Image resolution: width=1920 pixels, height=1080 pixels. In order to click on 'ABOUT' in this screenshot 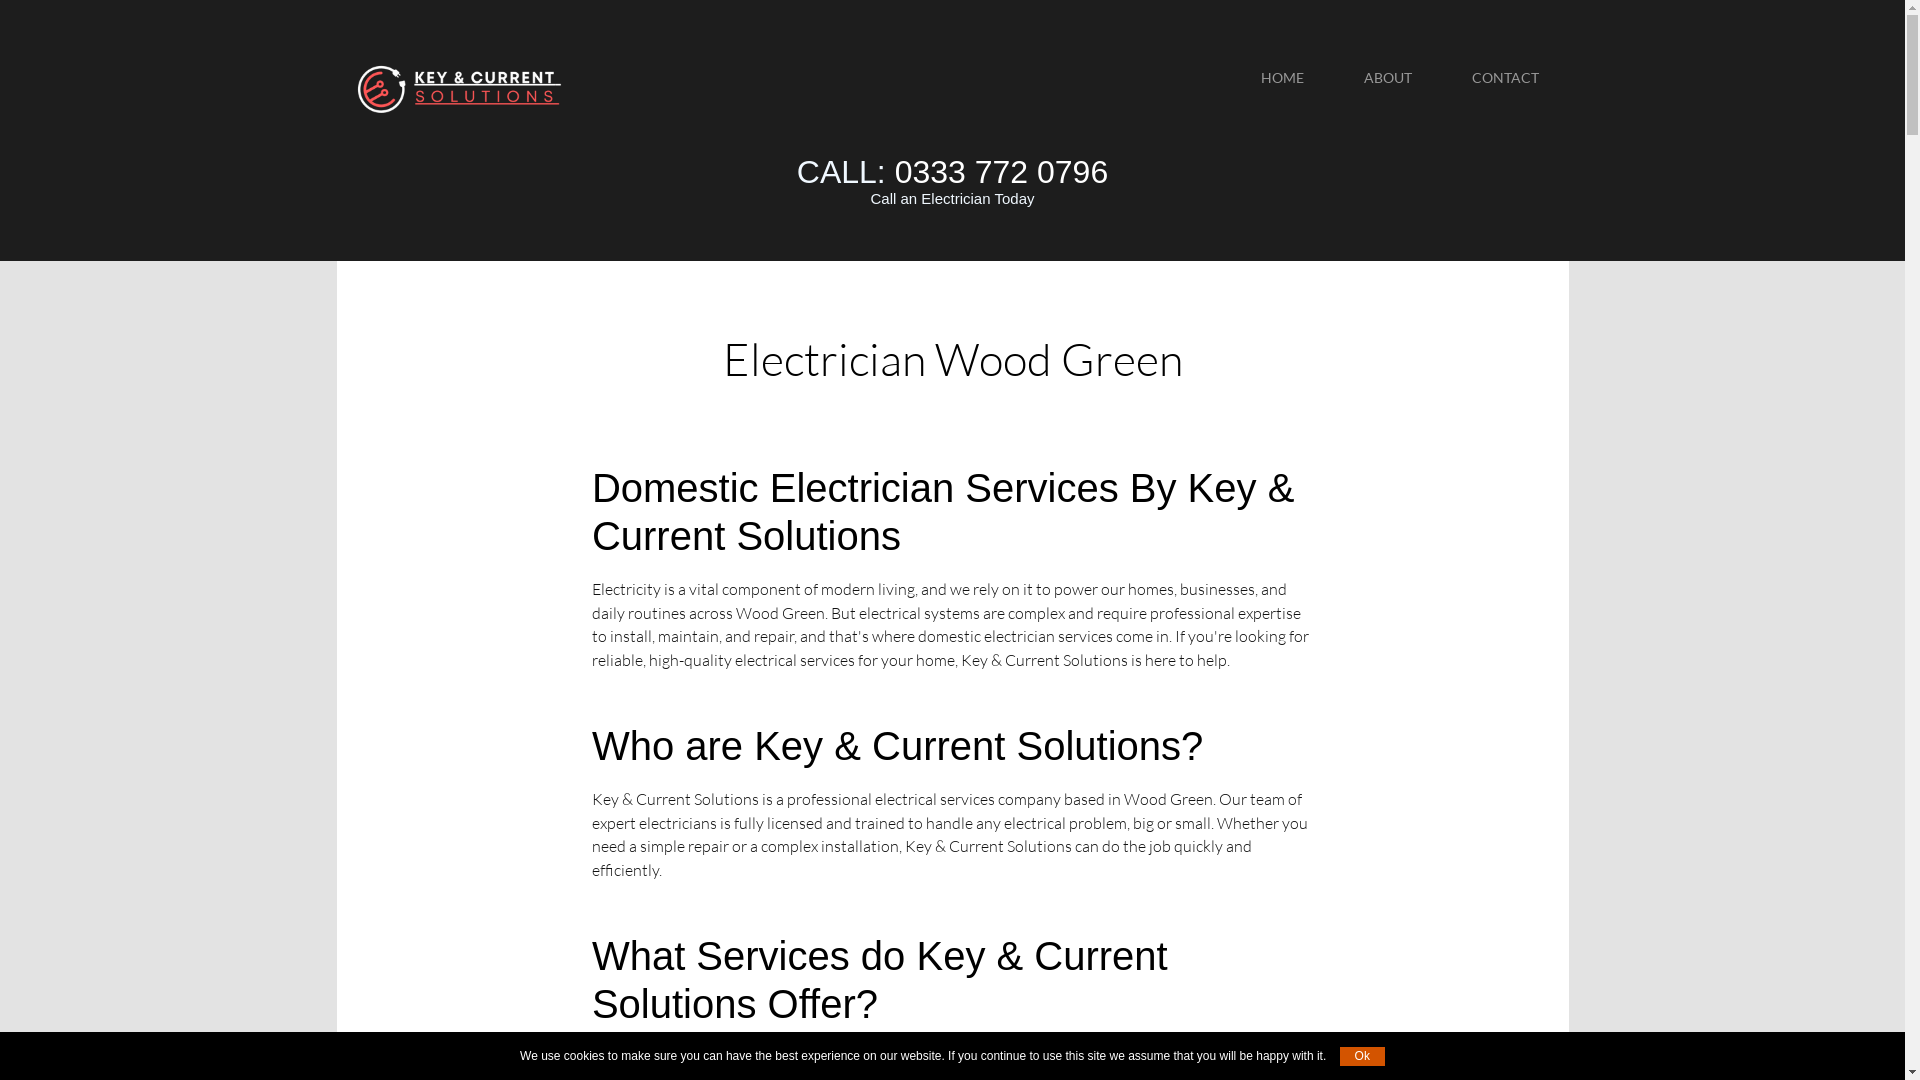, I will do `click(1334, 77)`.